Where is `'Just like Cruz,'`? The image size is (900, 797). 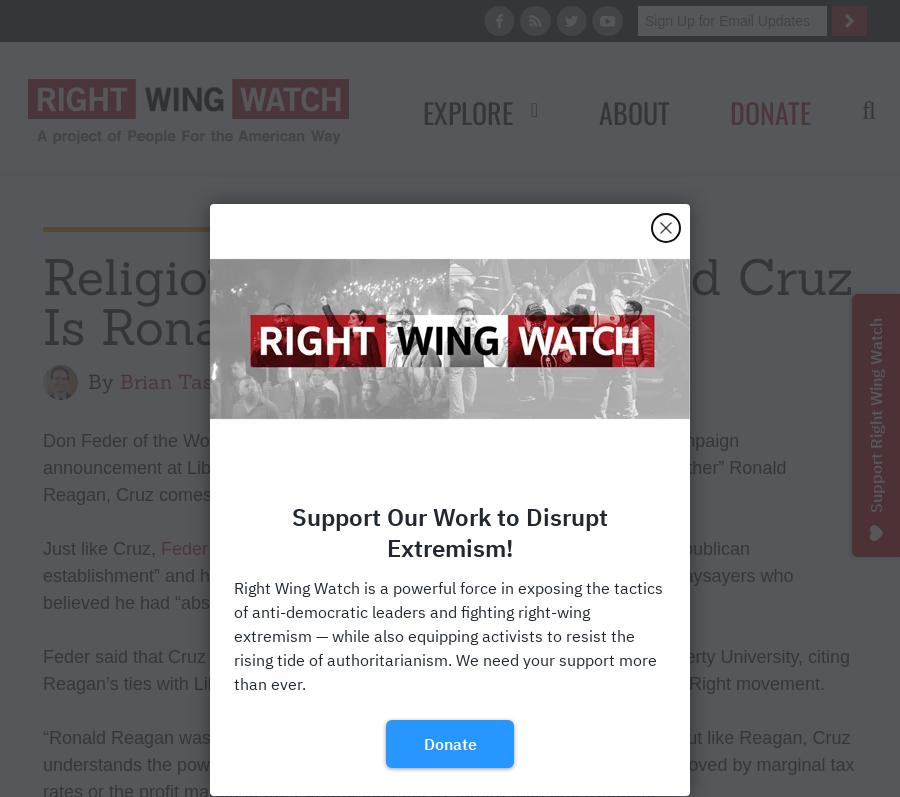 'Just like Cruz,' is located at coordinates (100, 548).